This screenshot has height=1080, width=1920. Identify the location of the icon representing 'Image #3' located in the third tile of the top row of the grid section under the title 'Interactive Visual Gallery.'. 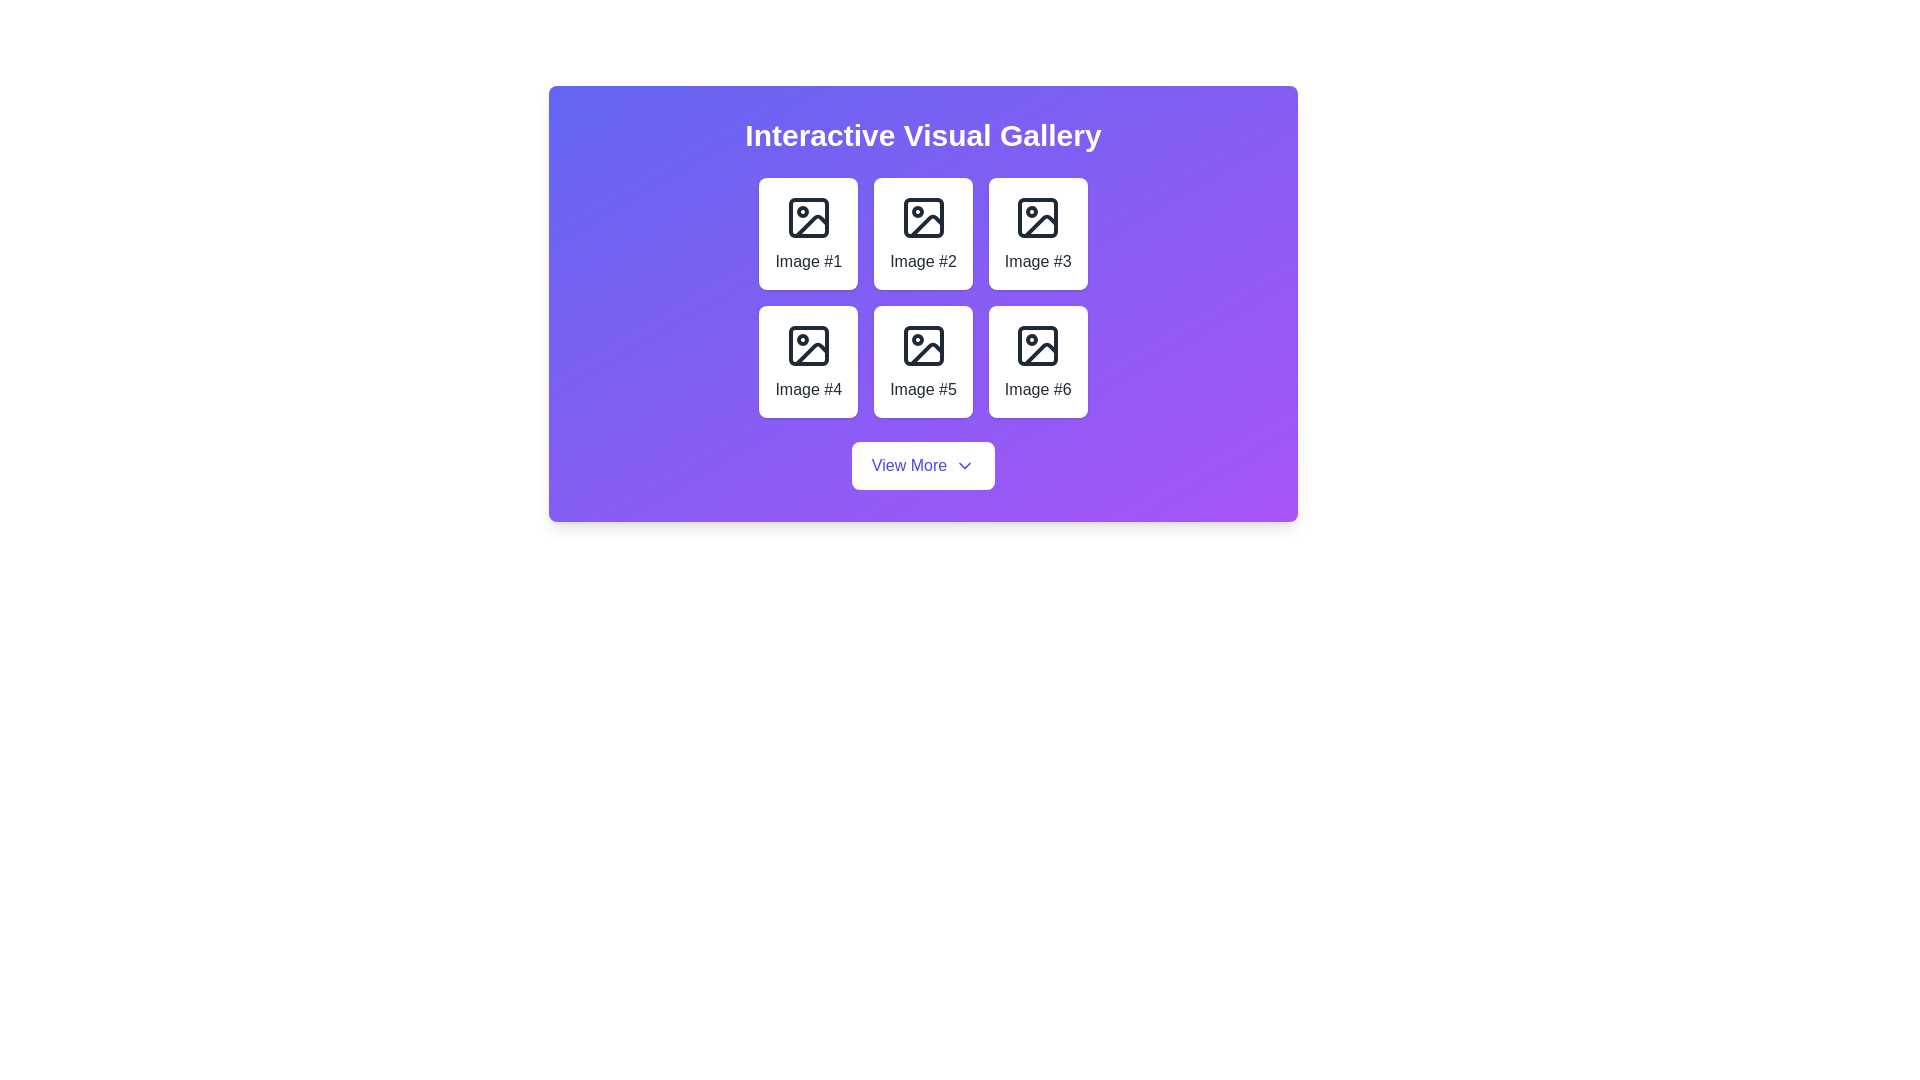
(1038, 218).